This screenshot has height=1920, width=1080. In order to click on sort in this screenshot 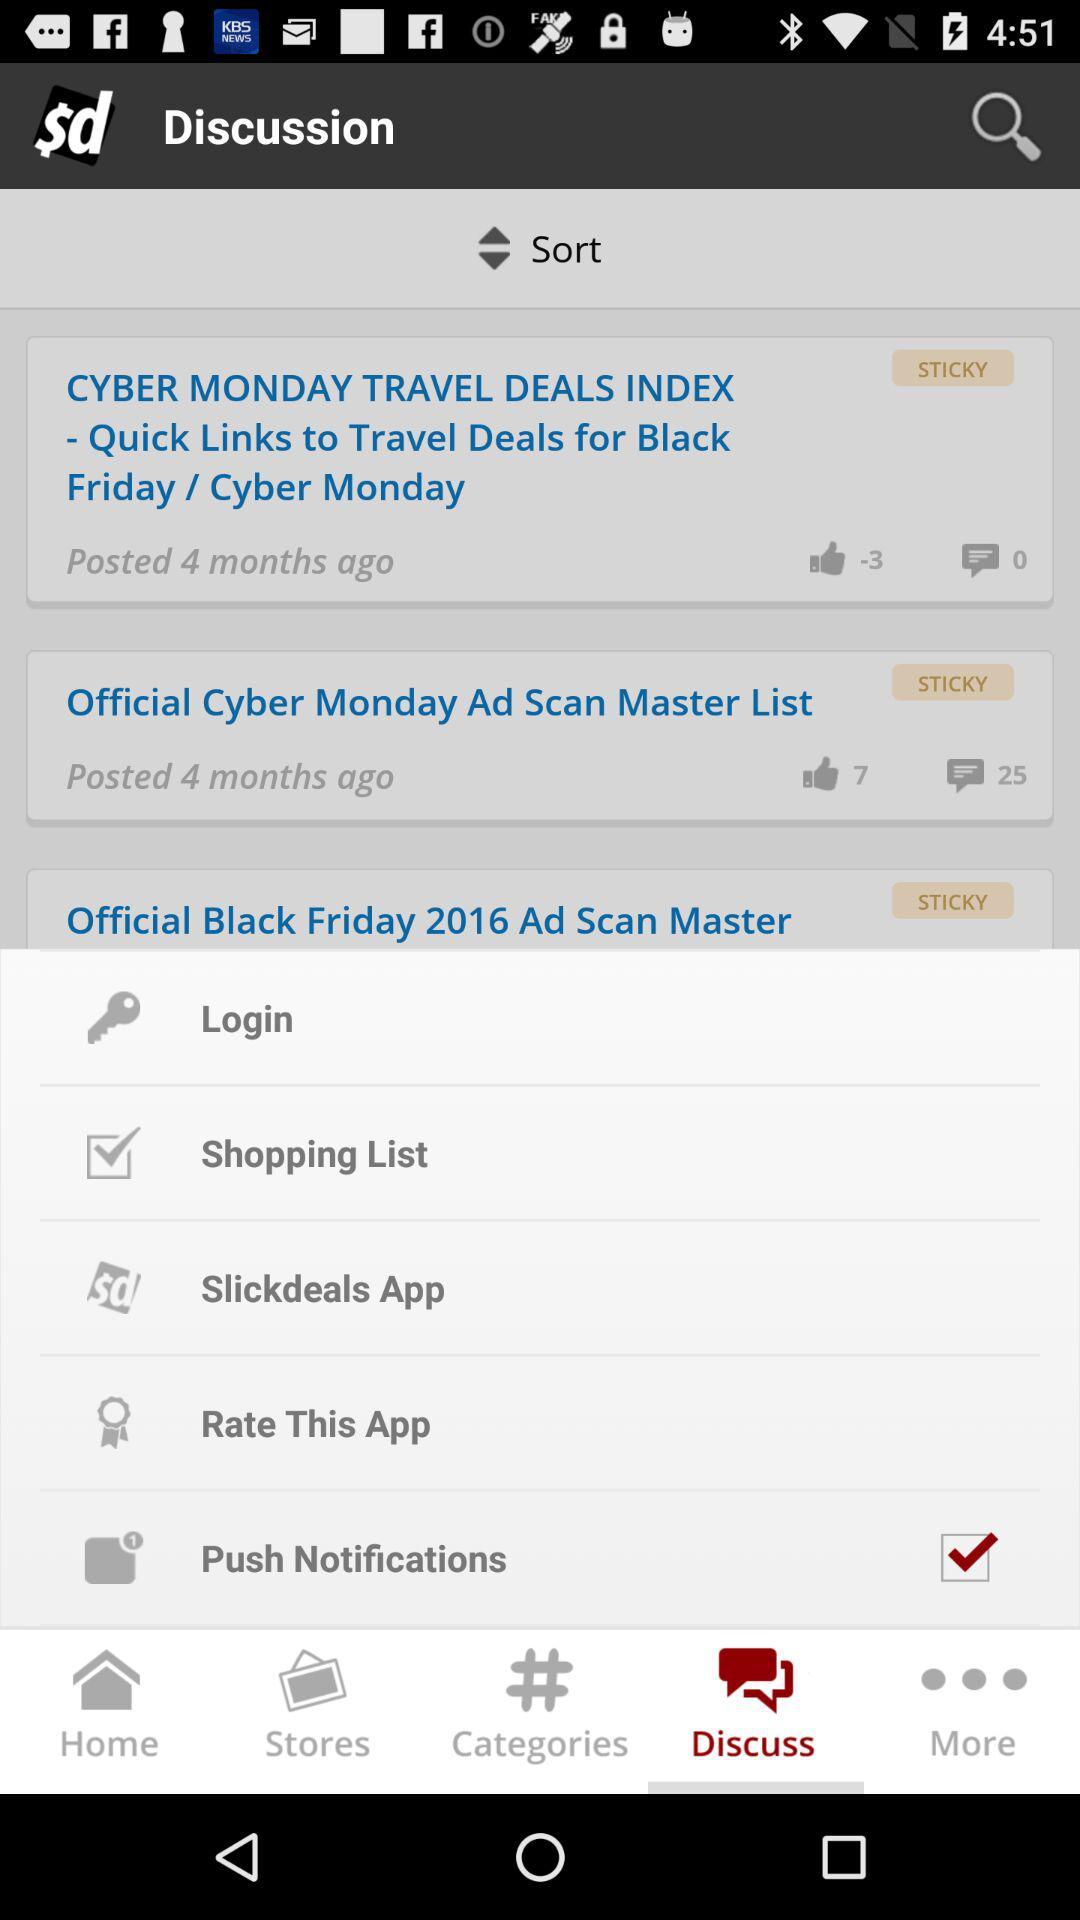, I will do `click(540, 247)`.